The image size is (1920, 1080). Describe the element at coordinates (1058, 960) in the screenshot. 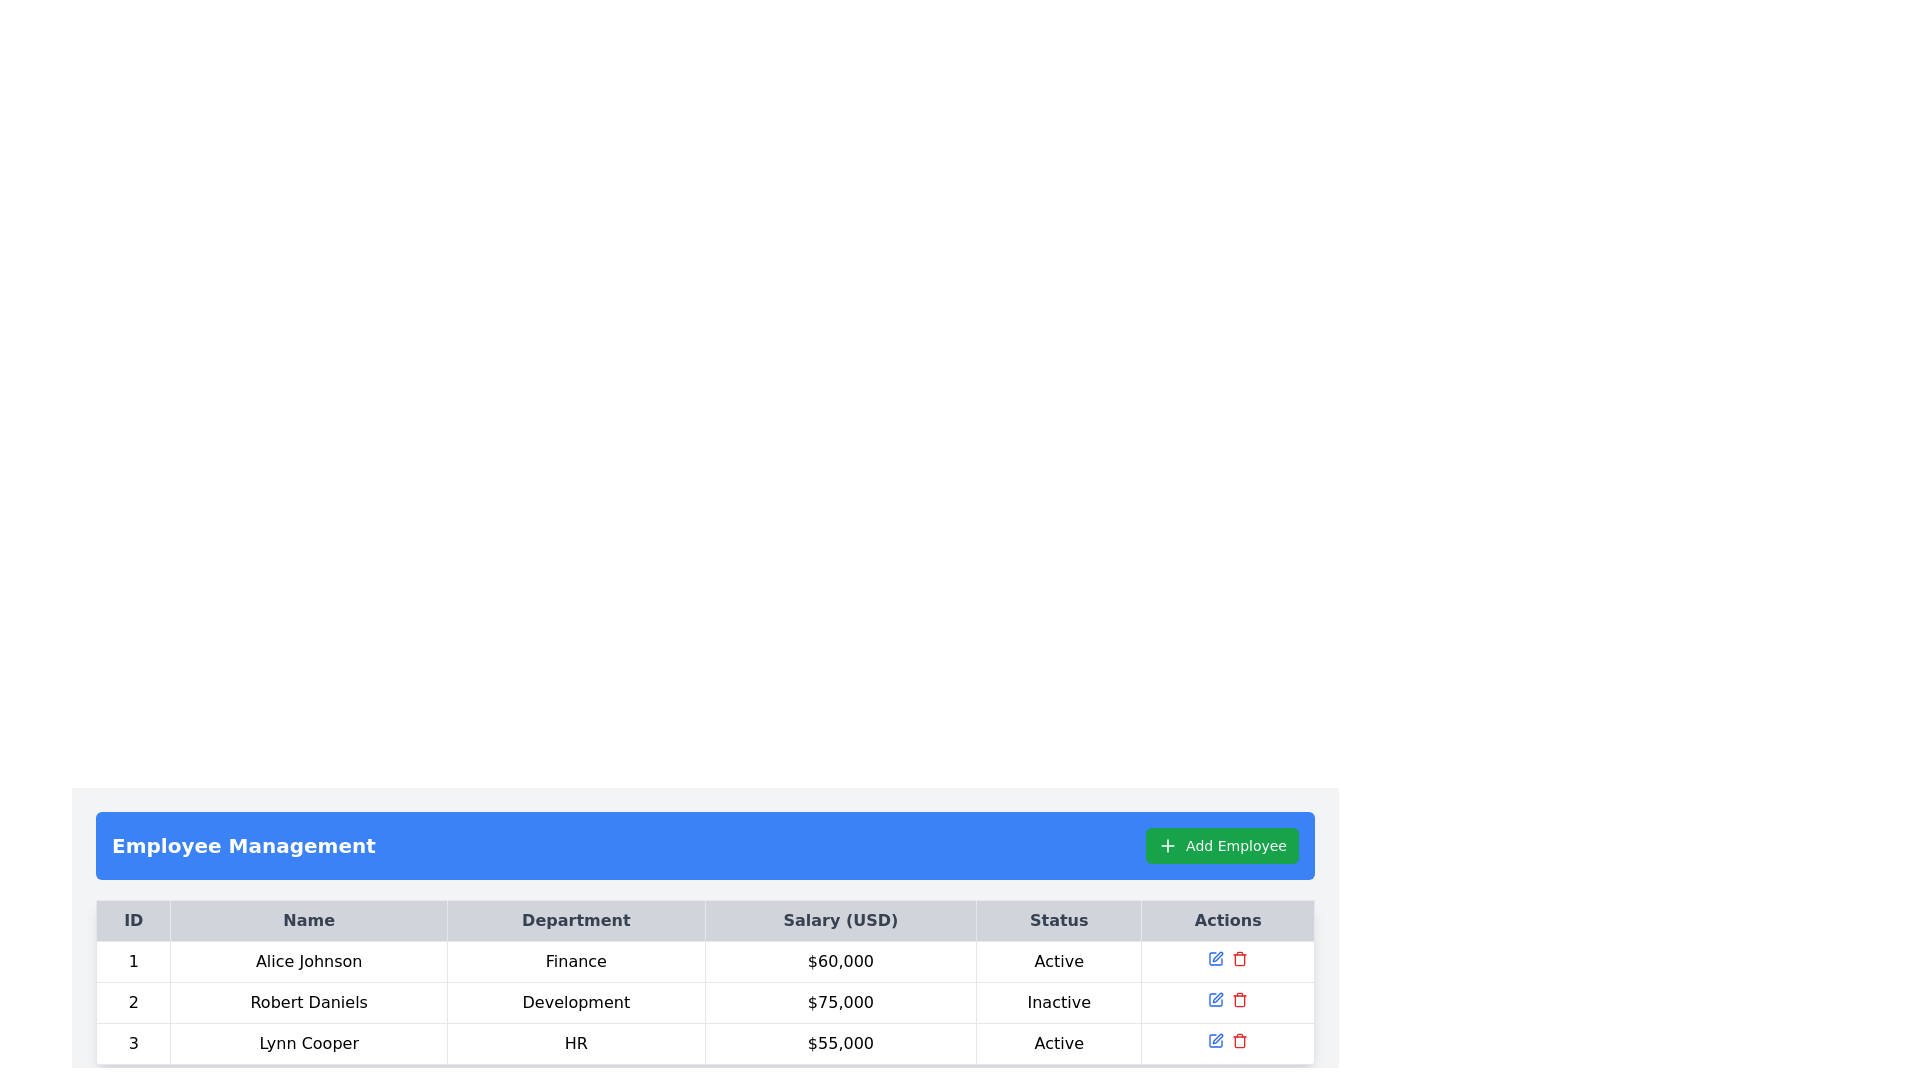

I see `the static text field displaying 'Active' located in the last column of the first row under the 'Status' header, which is directly to the right of the '$60,000' value in the 'Salary' column for Alice Johnson` at that location.